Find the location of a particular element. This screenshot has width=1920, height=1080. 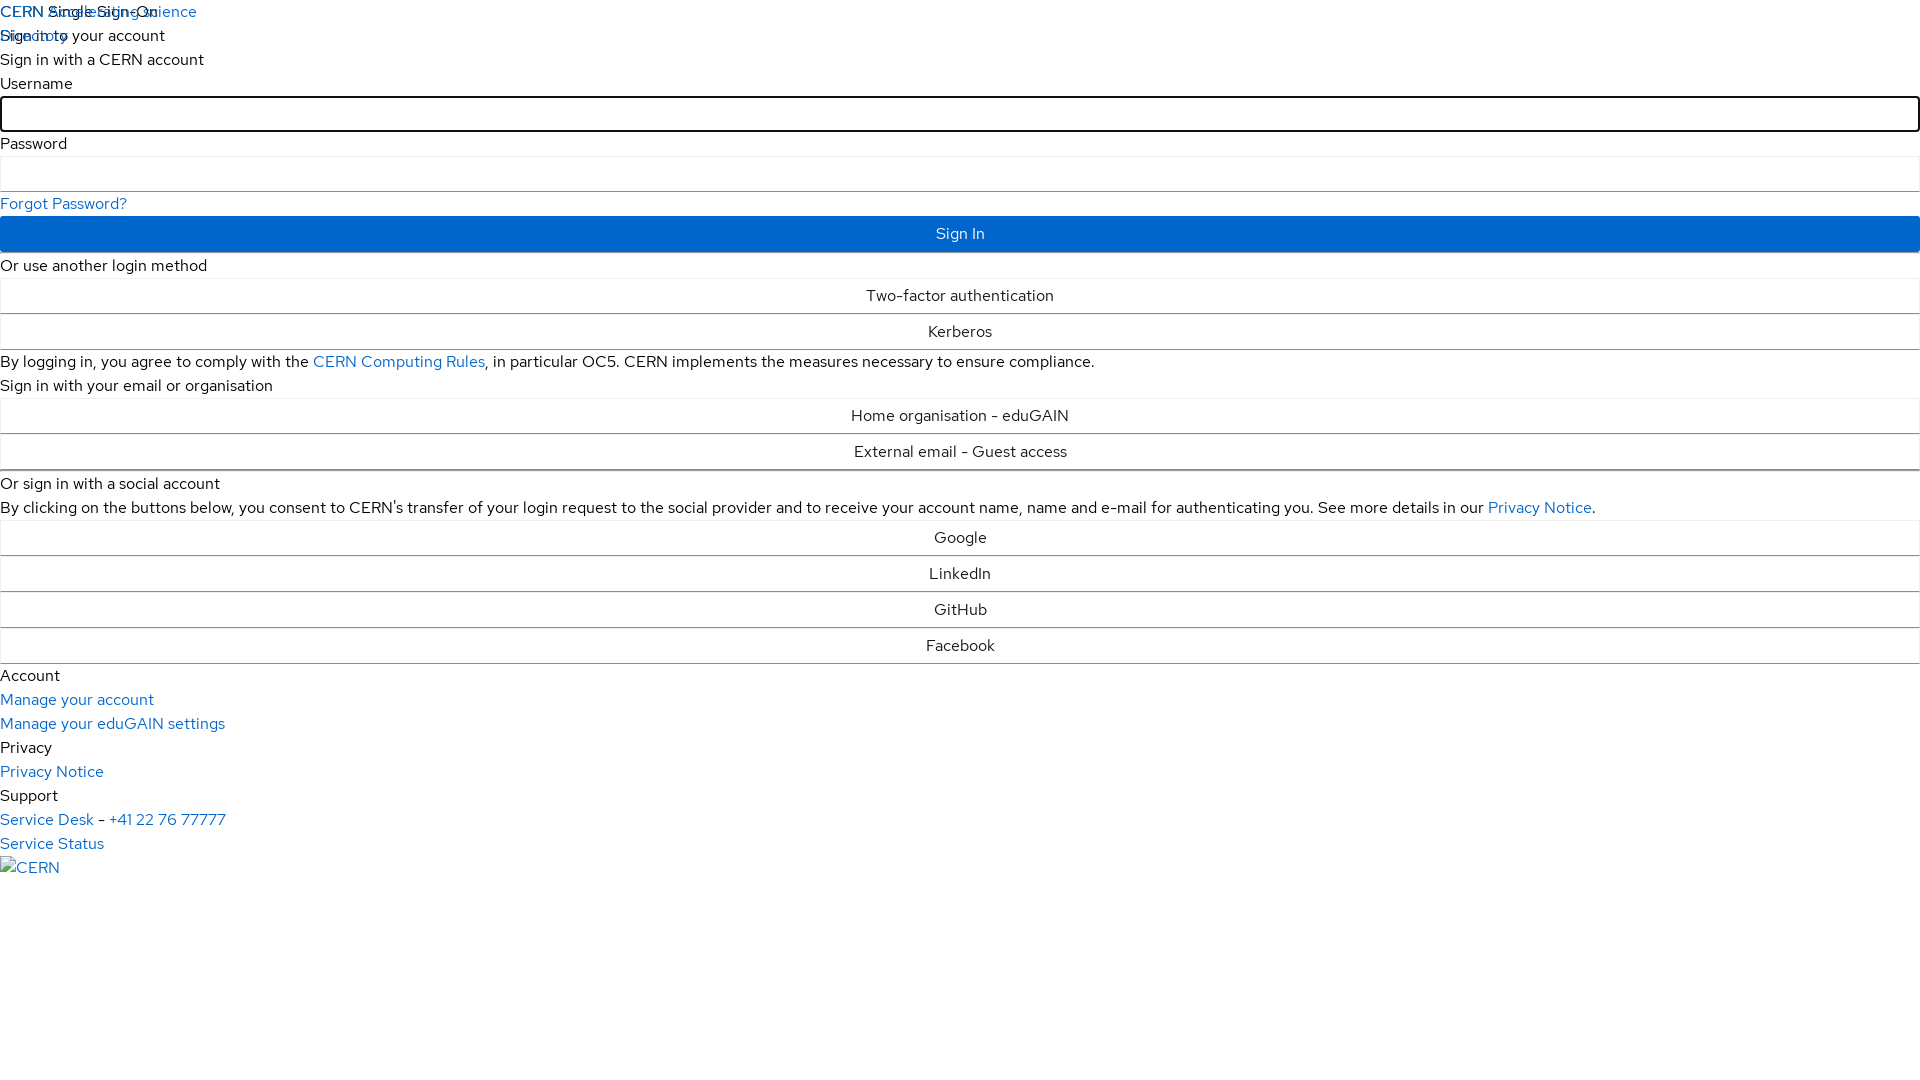

'Directory' is located at coordinates (0, 35).